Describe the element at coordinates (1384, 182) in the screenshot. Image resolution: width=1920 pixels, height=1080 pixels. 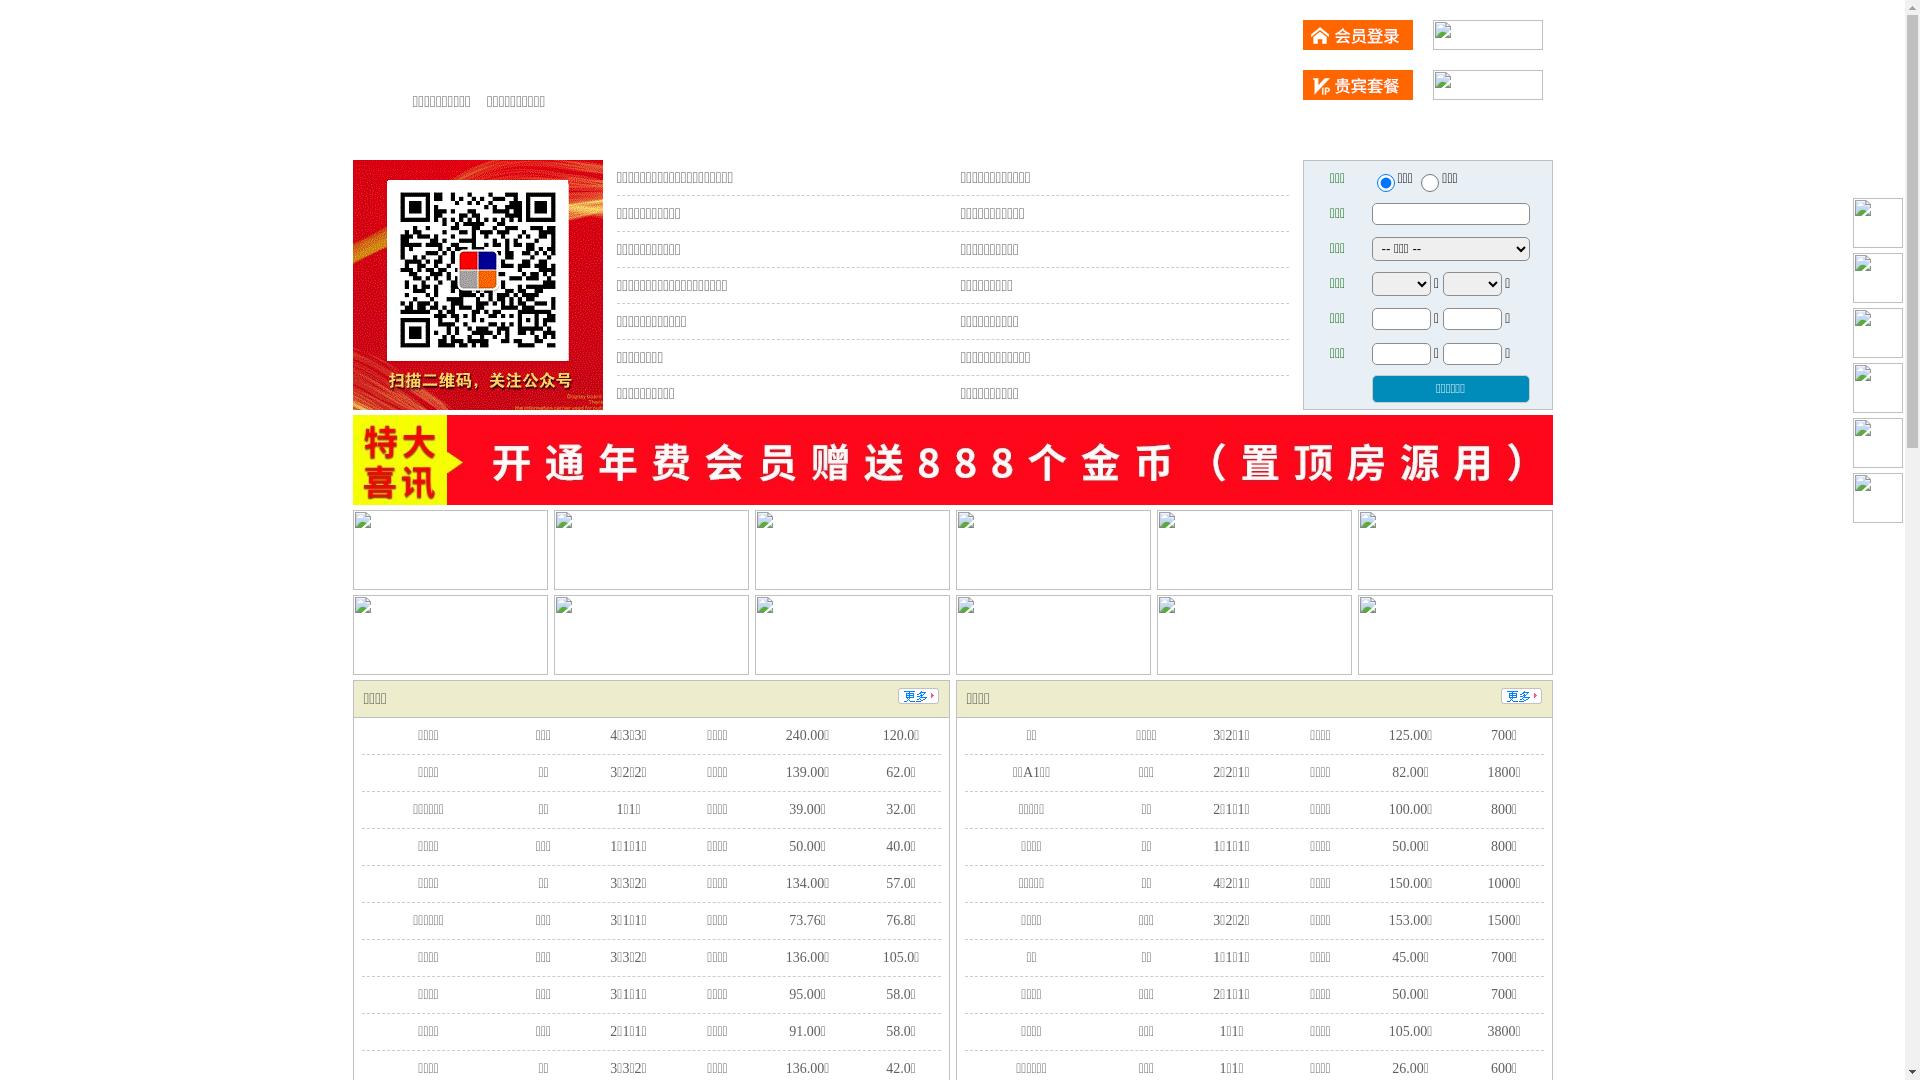
I see `'ershou'` at that location.